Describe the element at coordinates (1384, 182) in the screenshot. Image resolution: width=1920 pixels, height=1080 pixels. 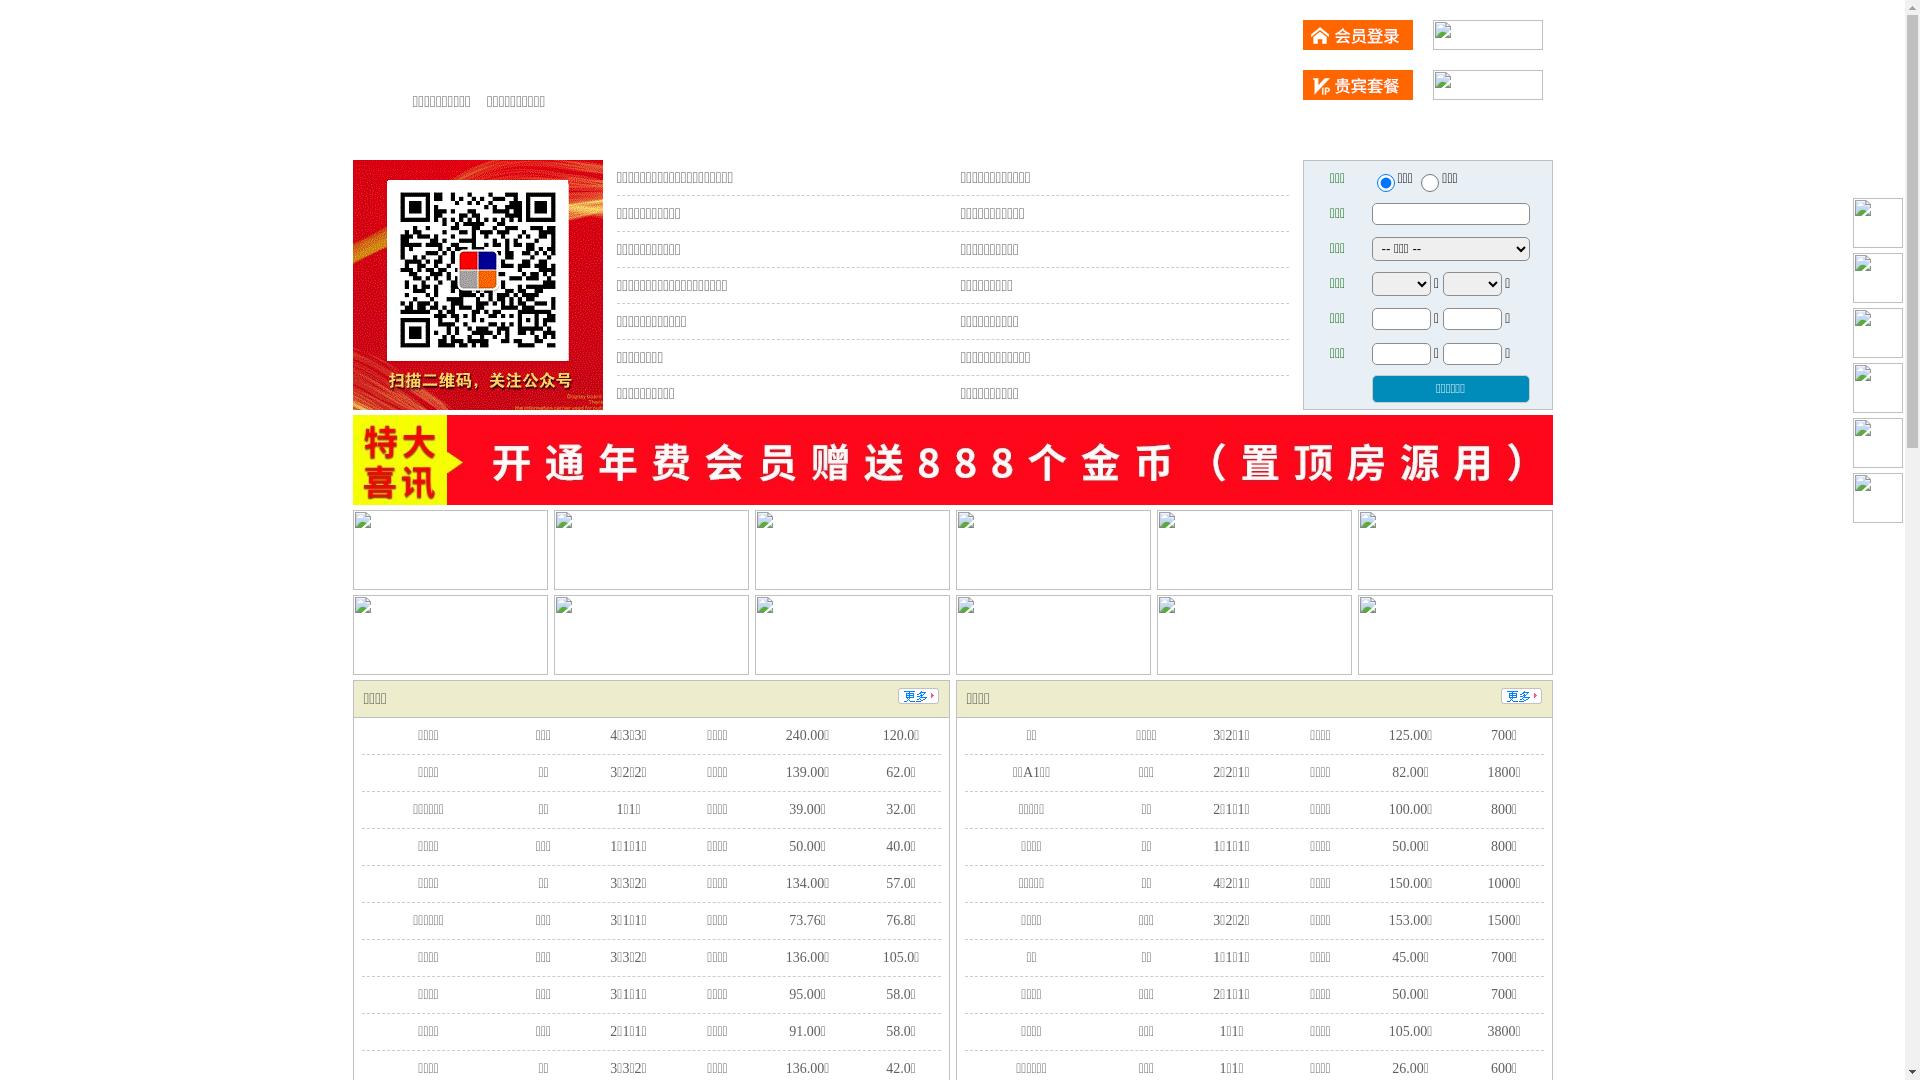
I see `'ershou'` at that location.